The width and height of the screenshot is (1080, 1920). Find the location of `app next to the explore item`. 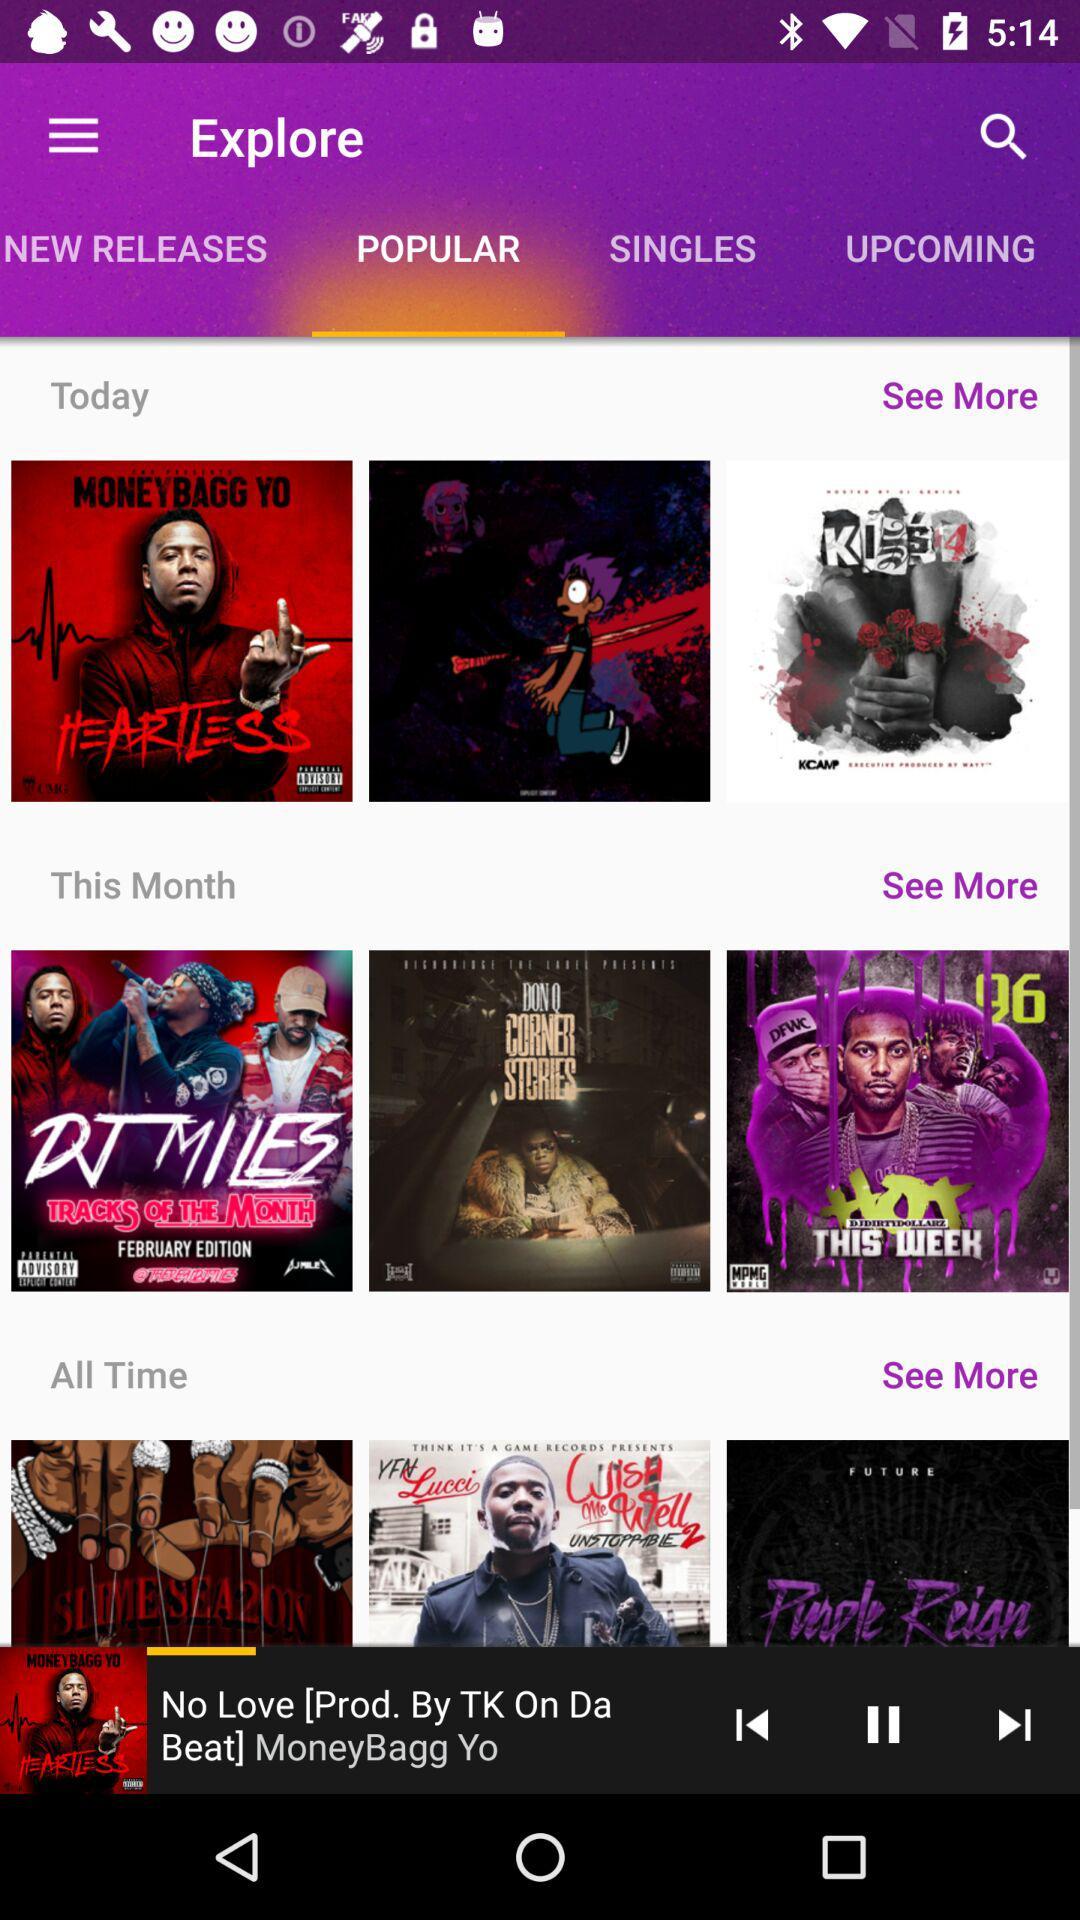

app next to the explore item is located at coordinates (72, 135).